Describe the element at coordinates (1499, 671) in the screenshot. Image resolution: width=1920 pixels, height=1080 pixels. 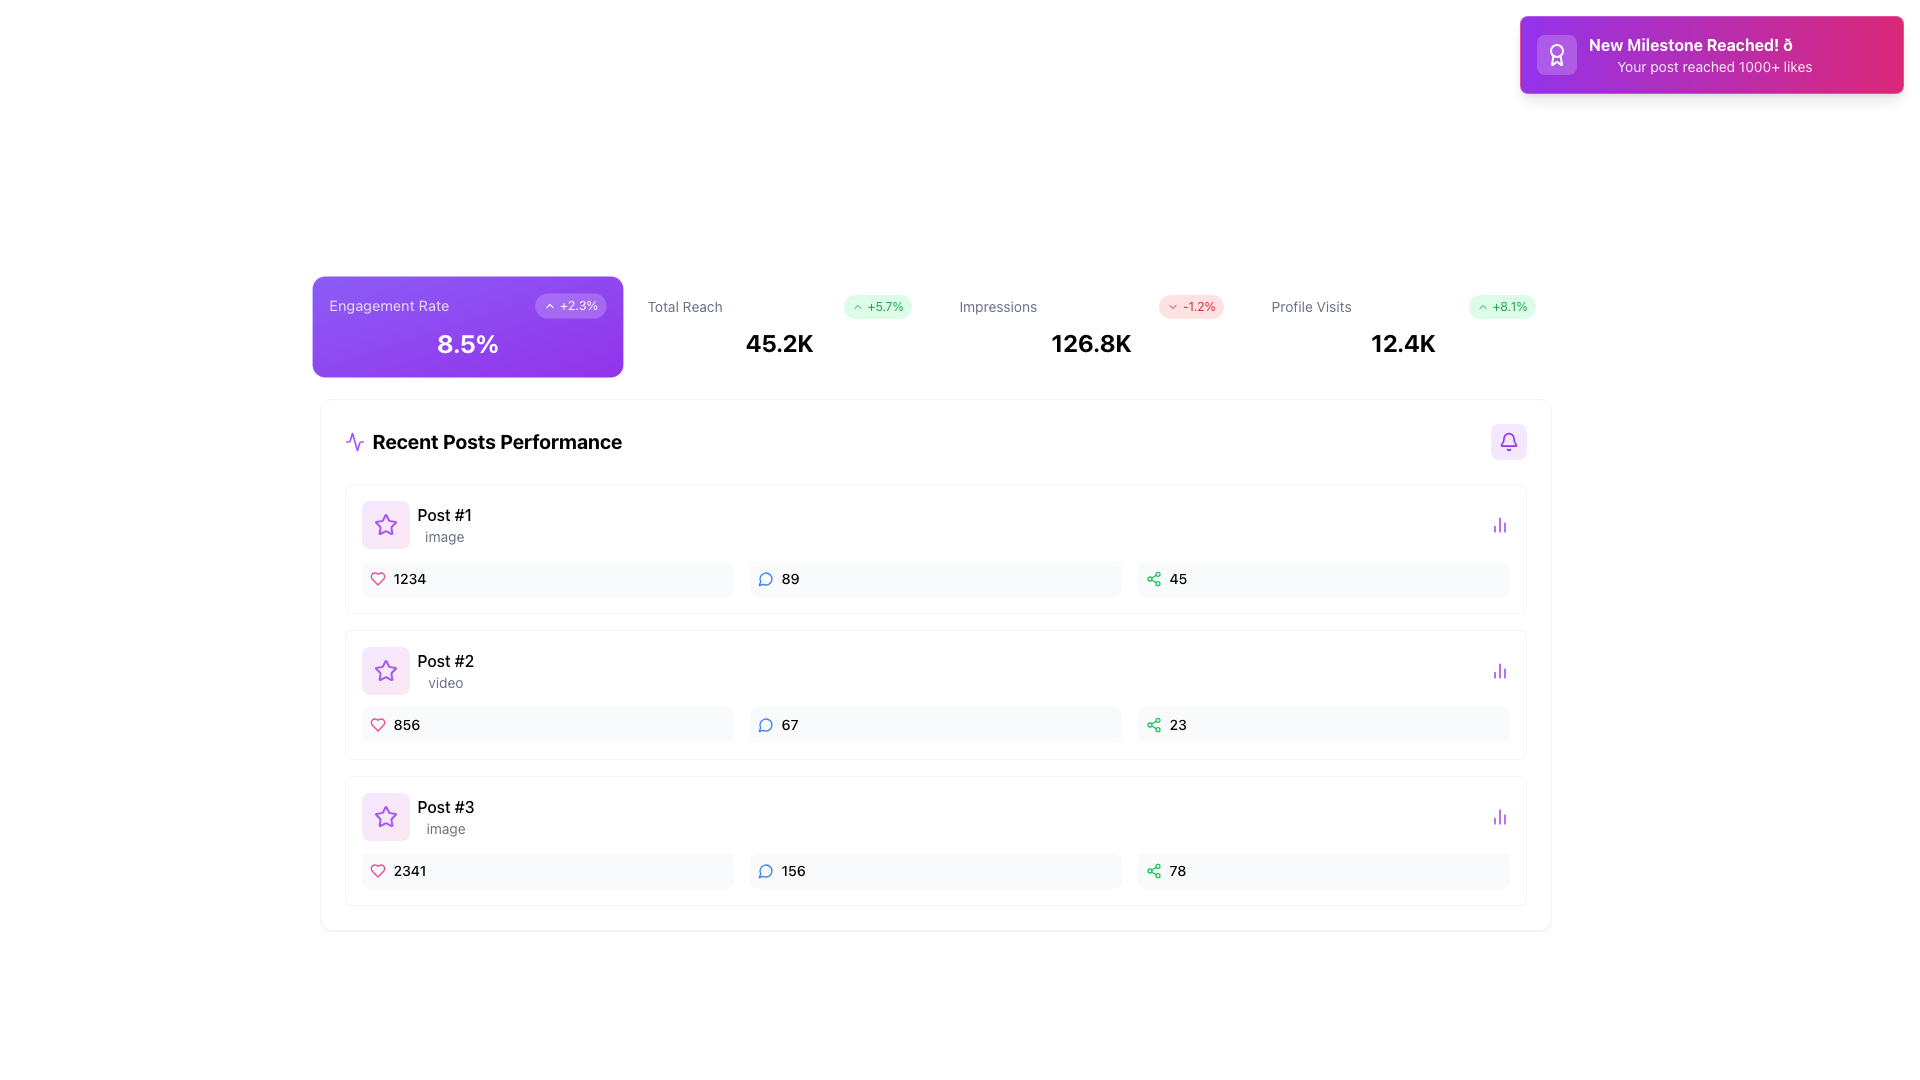
I see `the icon button located on the far right of the row for 'Post #2' in the 'Recent Posts Performance' section` at that location.